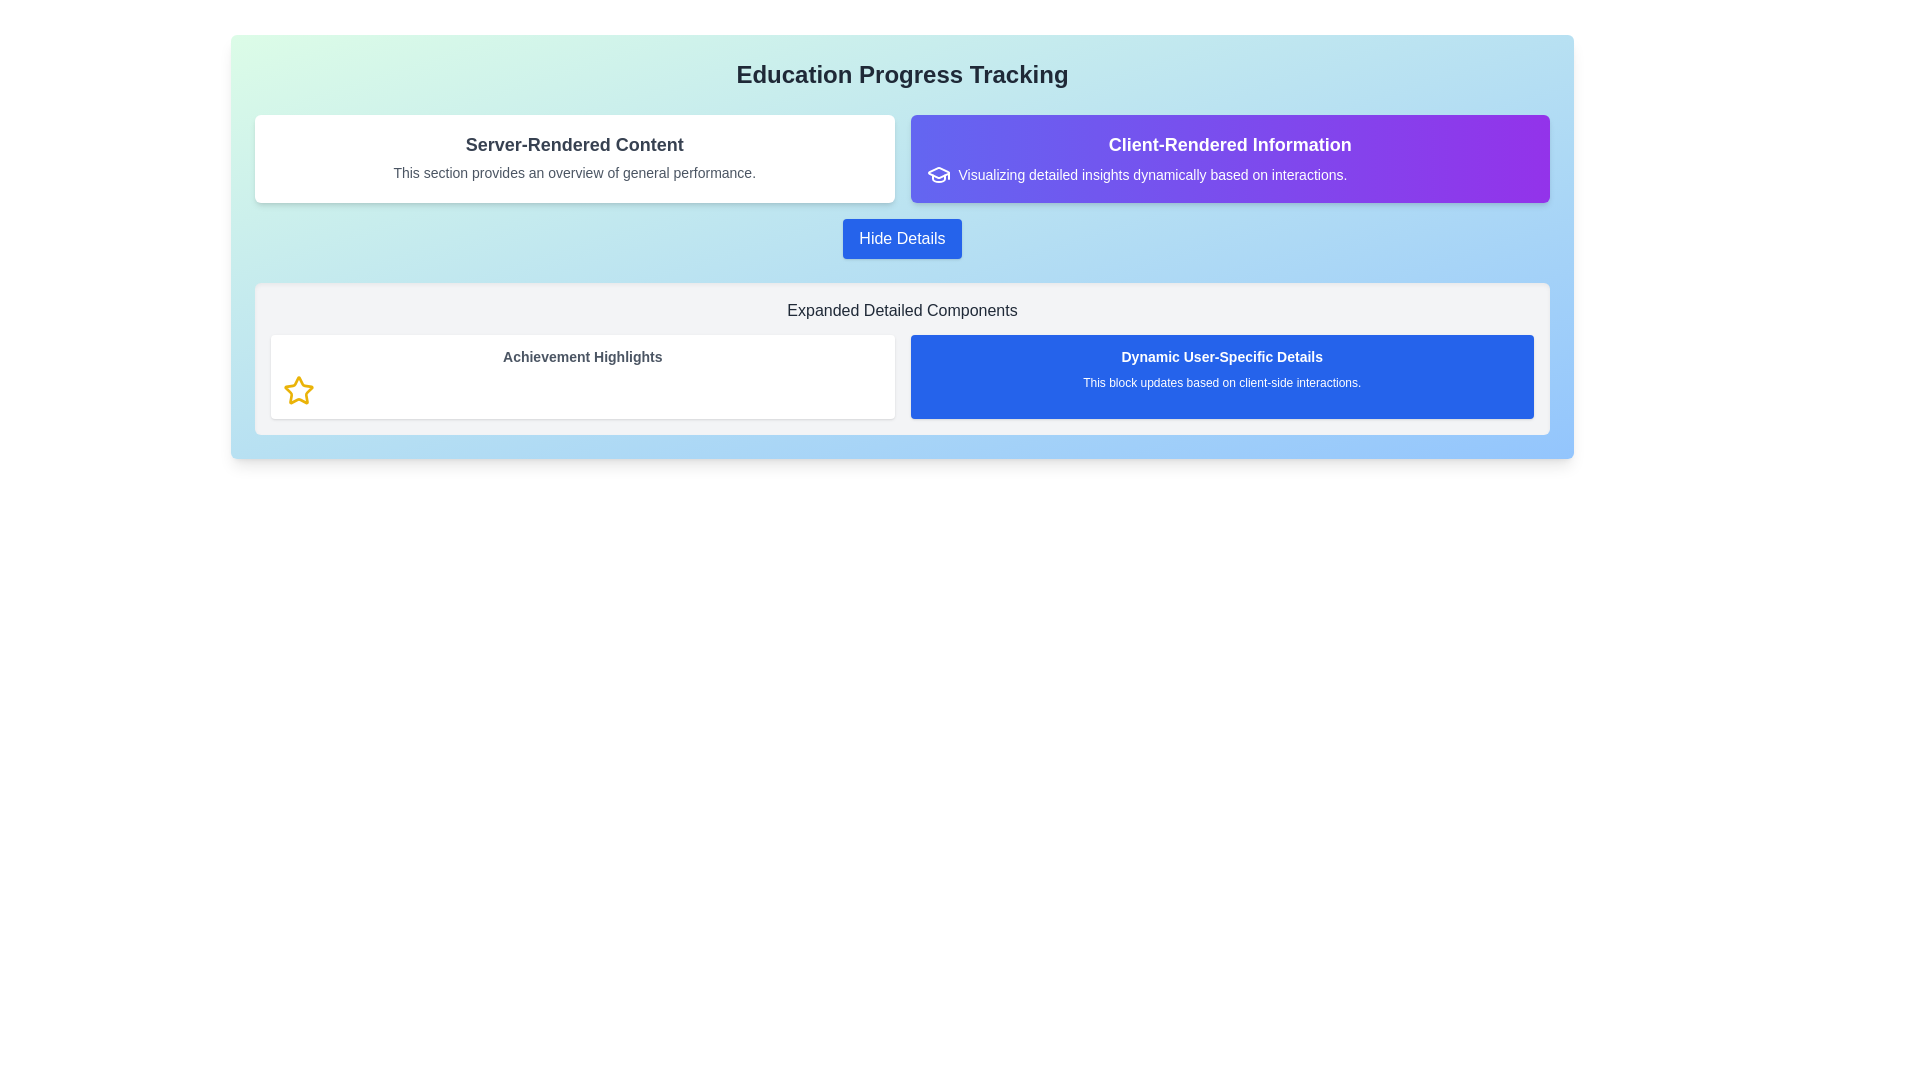 The width and height of the screenshot is (1920, 1080). What do you see at coordinates (581, 356) in the screenshot?
I see `the Static Text Label that serves as a header for the 'Achievement Highlights' section, located in the 'Expanded Detailed Components' section` at bounding box center [581, 356].